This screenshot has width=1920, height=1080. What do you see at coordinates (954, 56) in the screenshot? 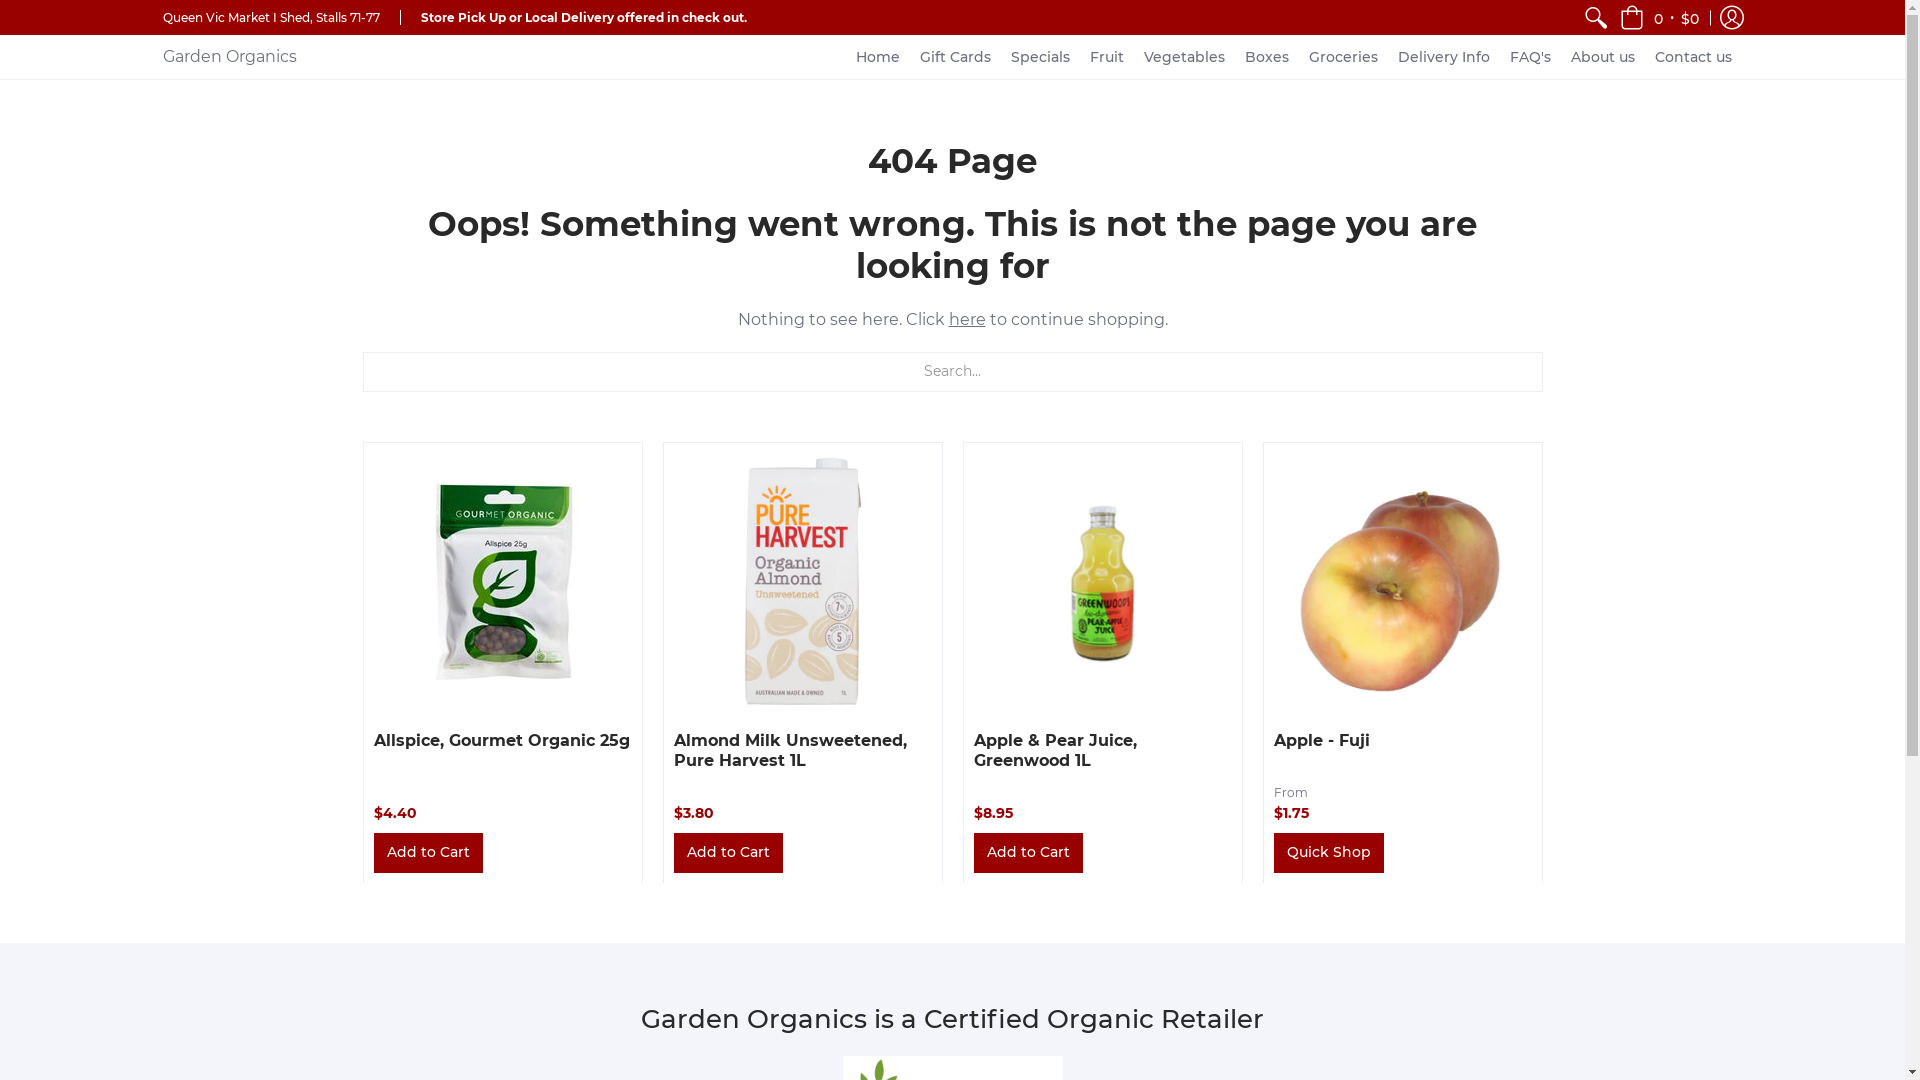
I see `'Gift Cards'` at bounding box center [954, 56].